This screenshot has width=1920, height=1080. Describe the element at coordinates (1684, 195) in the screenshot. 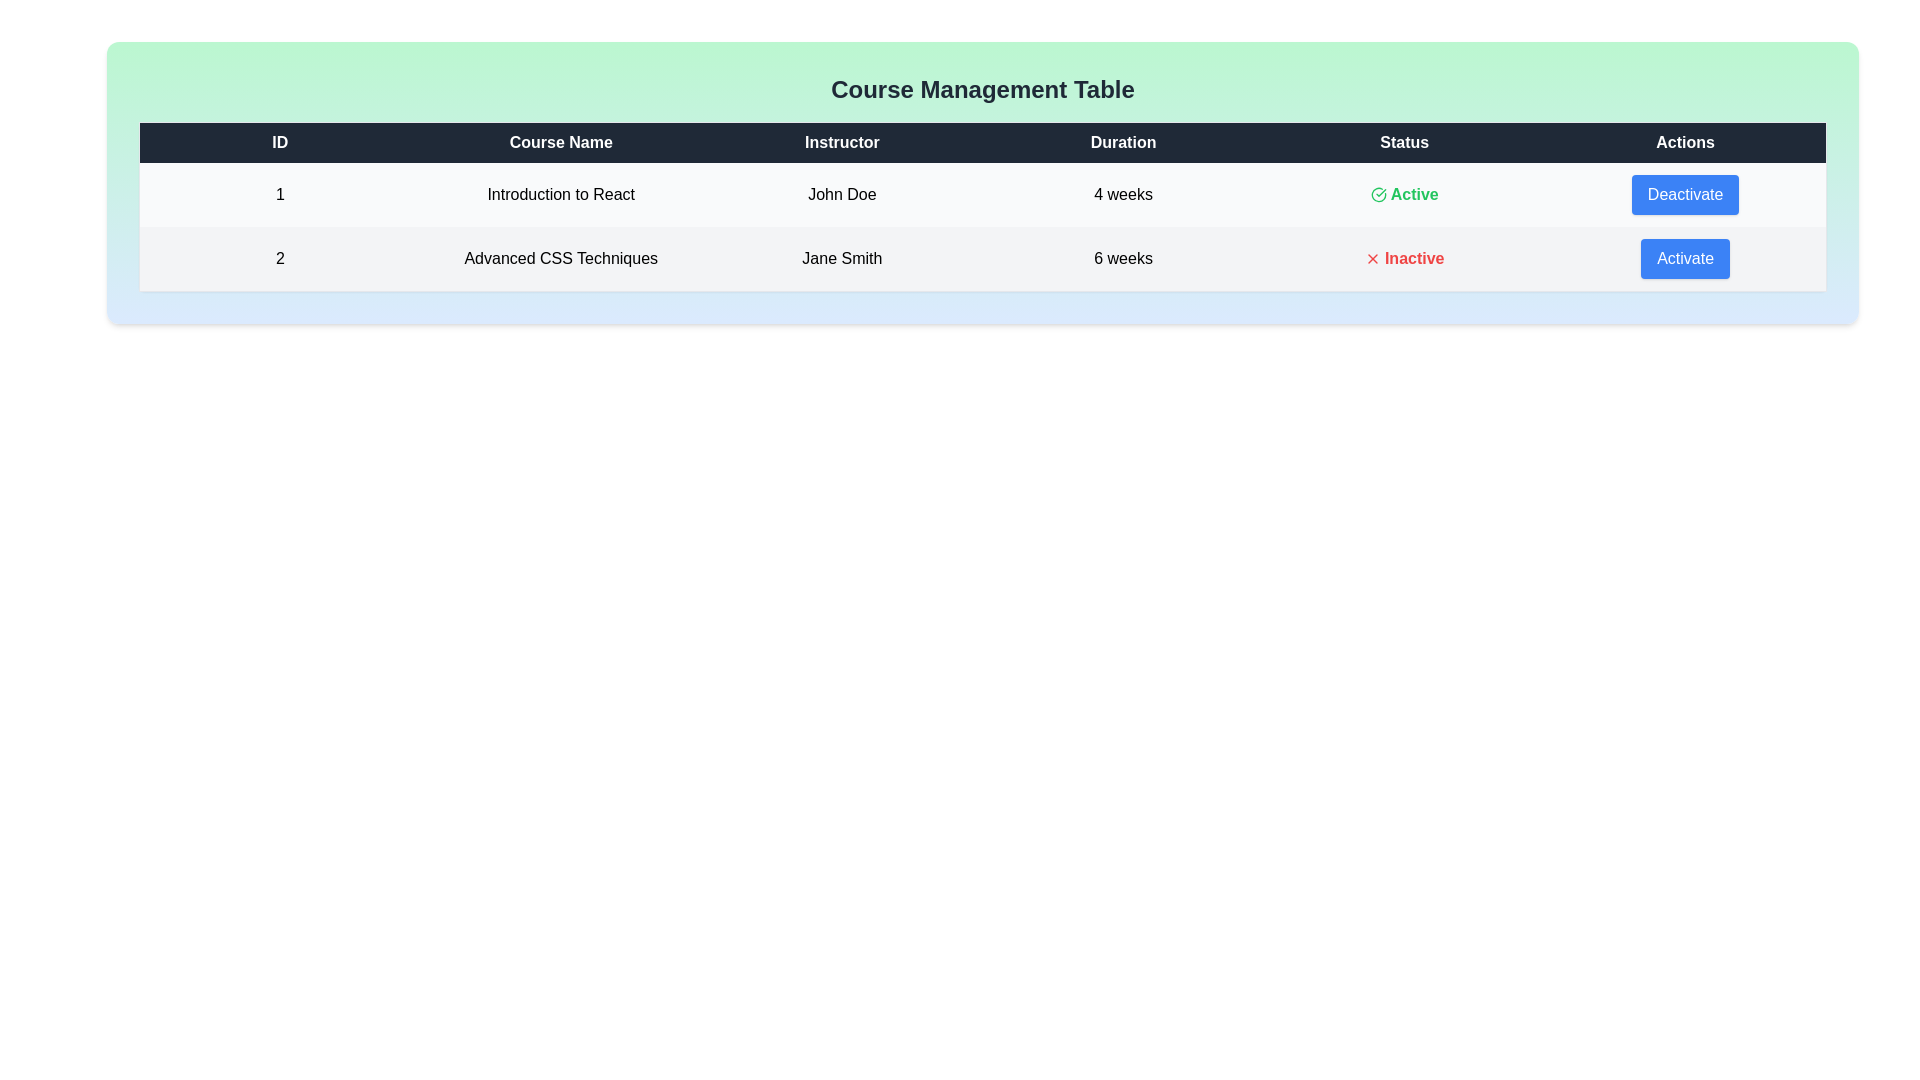

I see `the blue 'Deactivate' button with rounded corners to observe the color change in its hover state` at that location.